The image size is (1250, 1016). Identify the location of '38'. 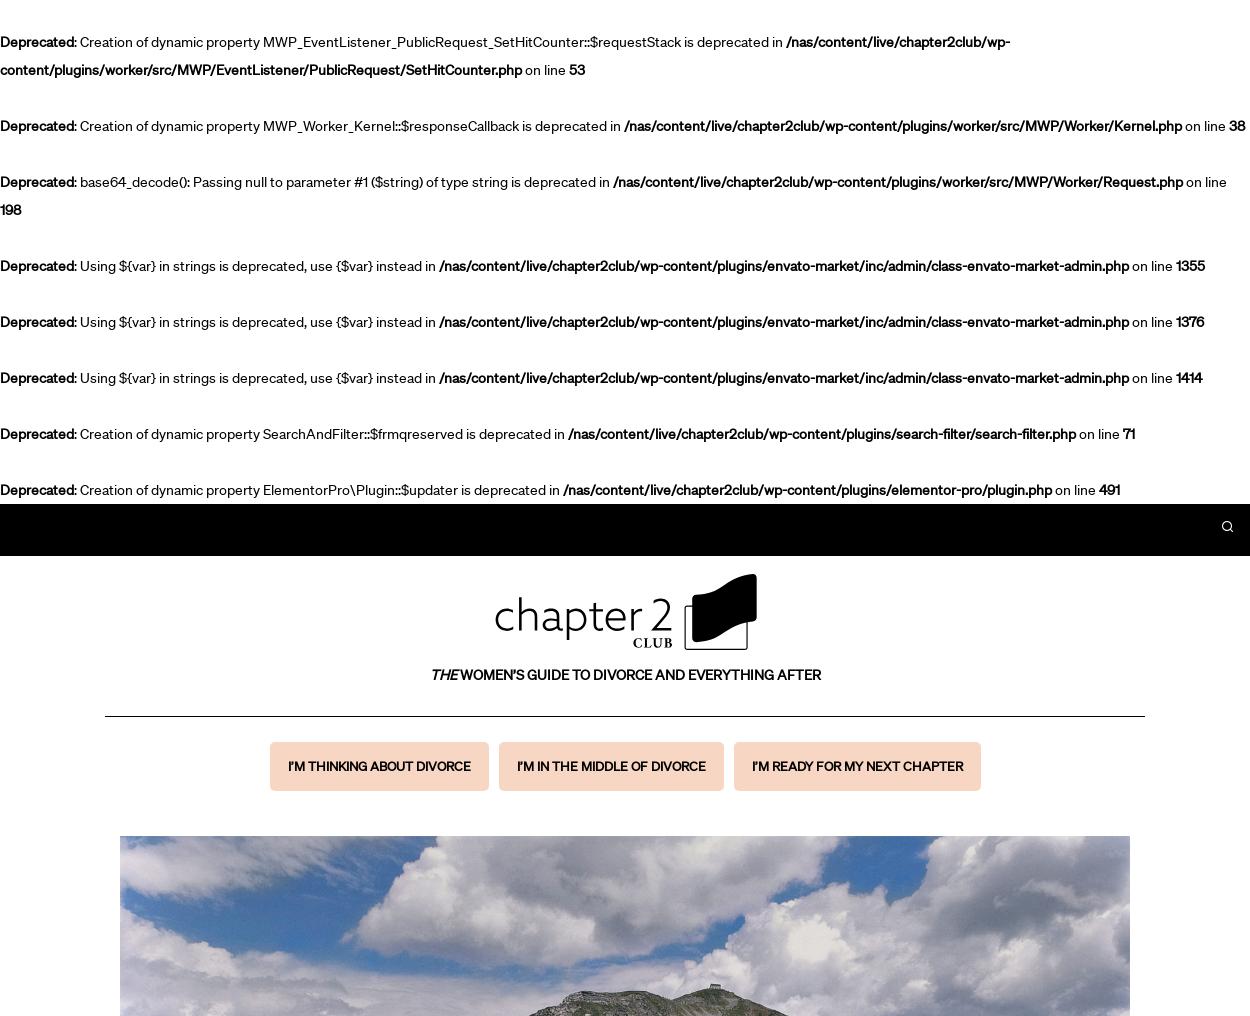
(1236, 125).